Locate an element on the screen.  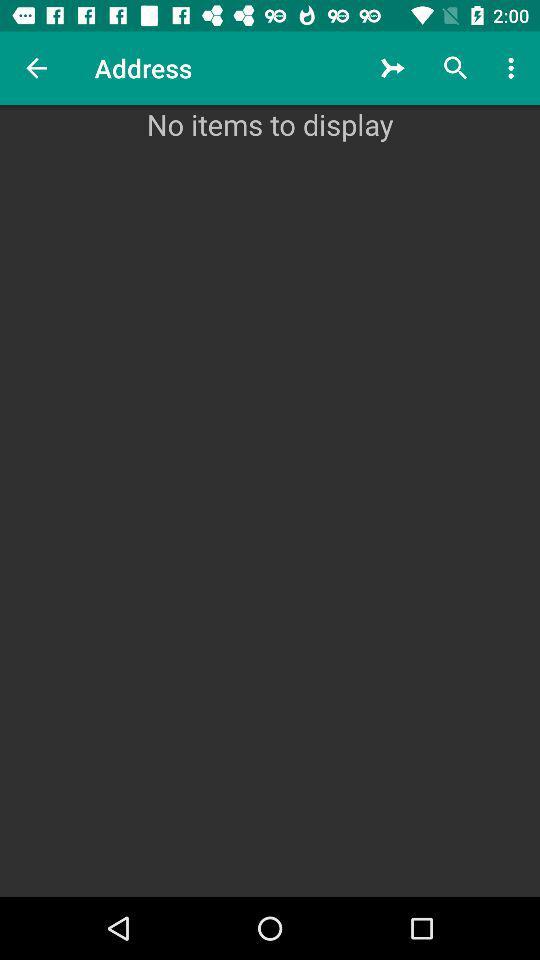
the item above the no items to is located at coordinates (513, 68).